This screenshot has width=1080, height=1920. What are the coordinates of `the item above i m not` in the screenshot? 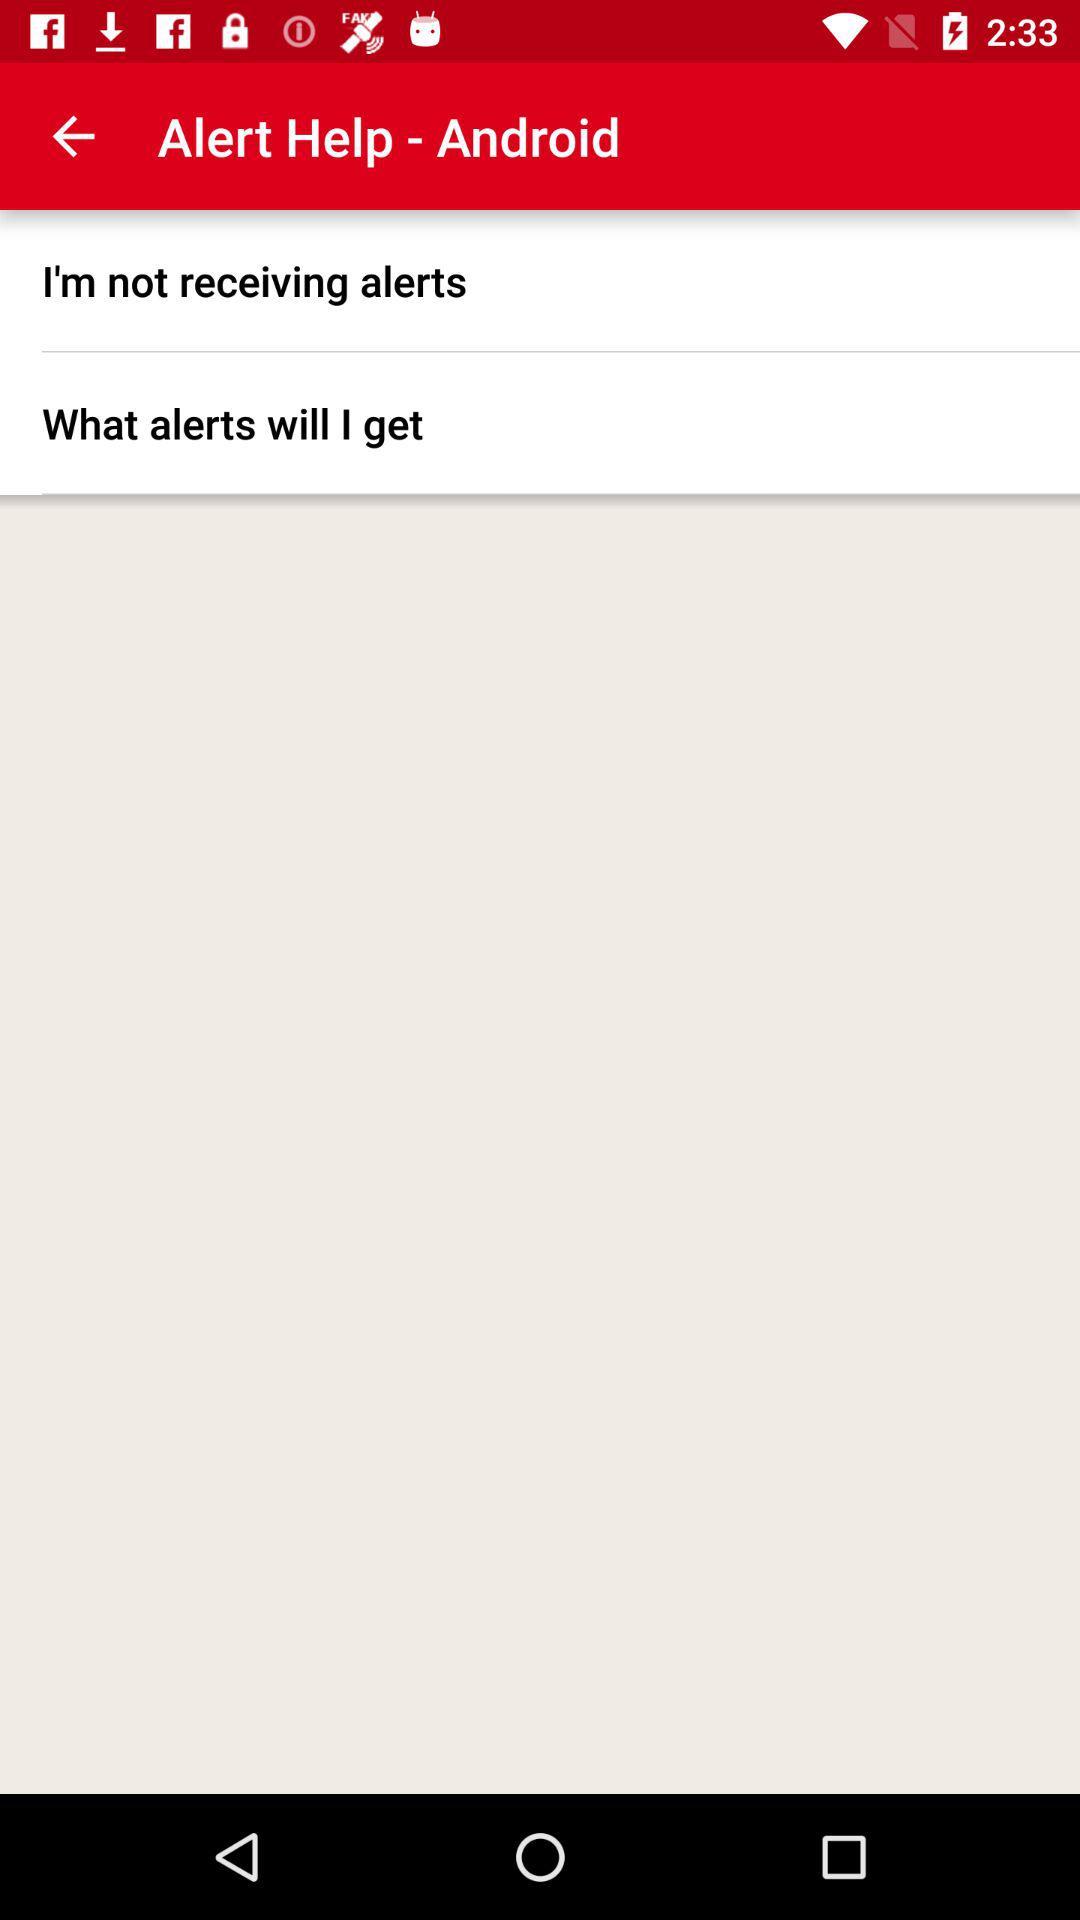 It's located at (72, 135).